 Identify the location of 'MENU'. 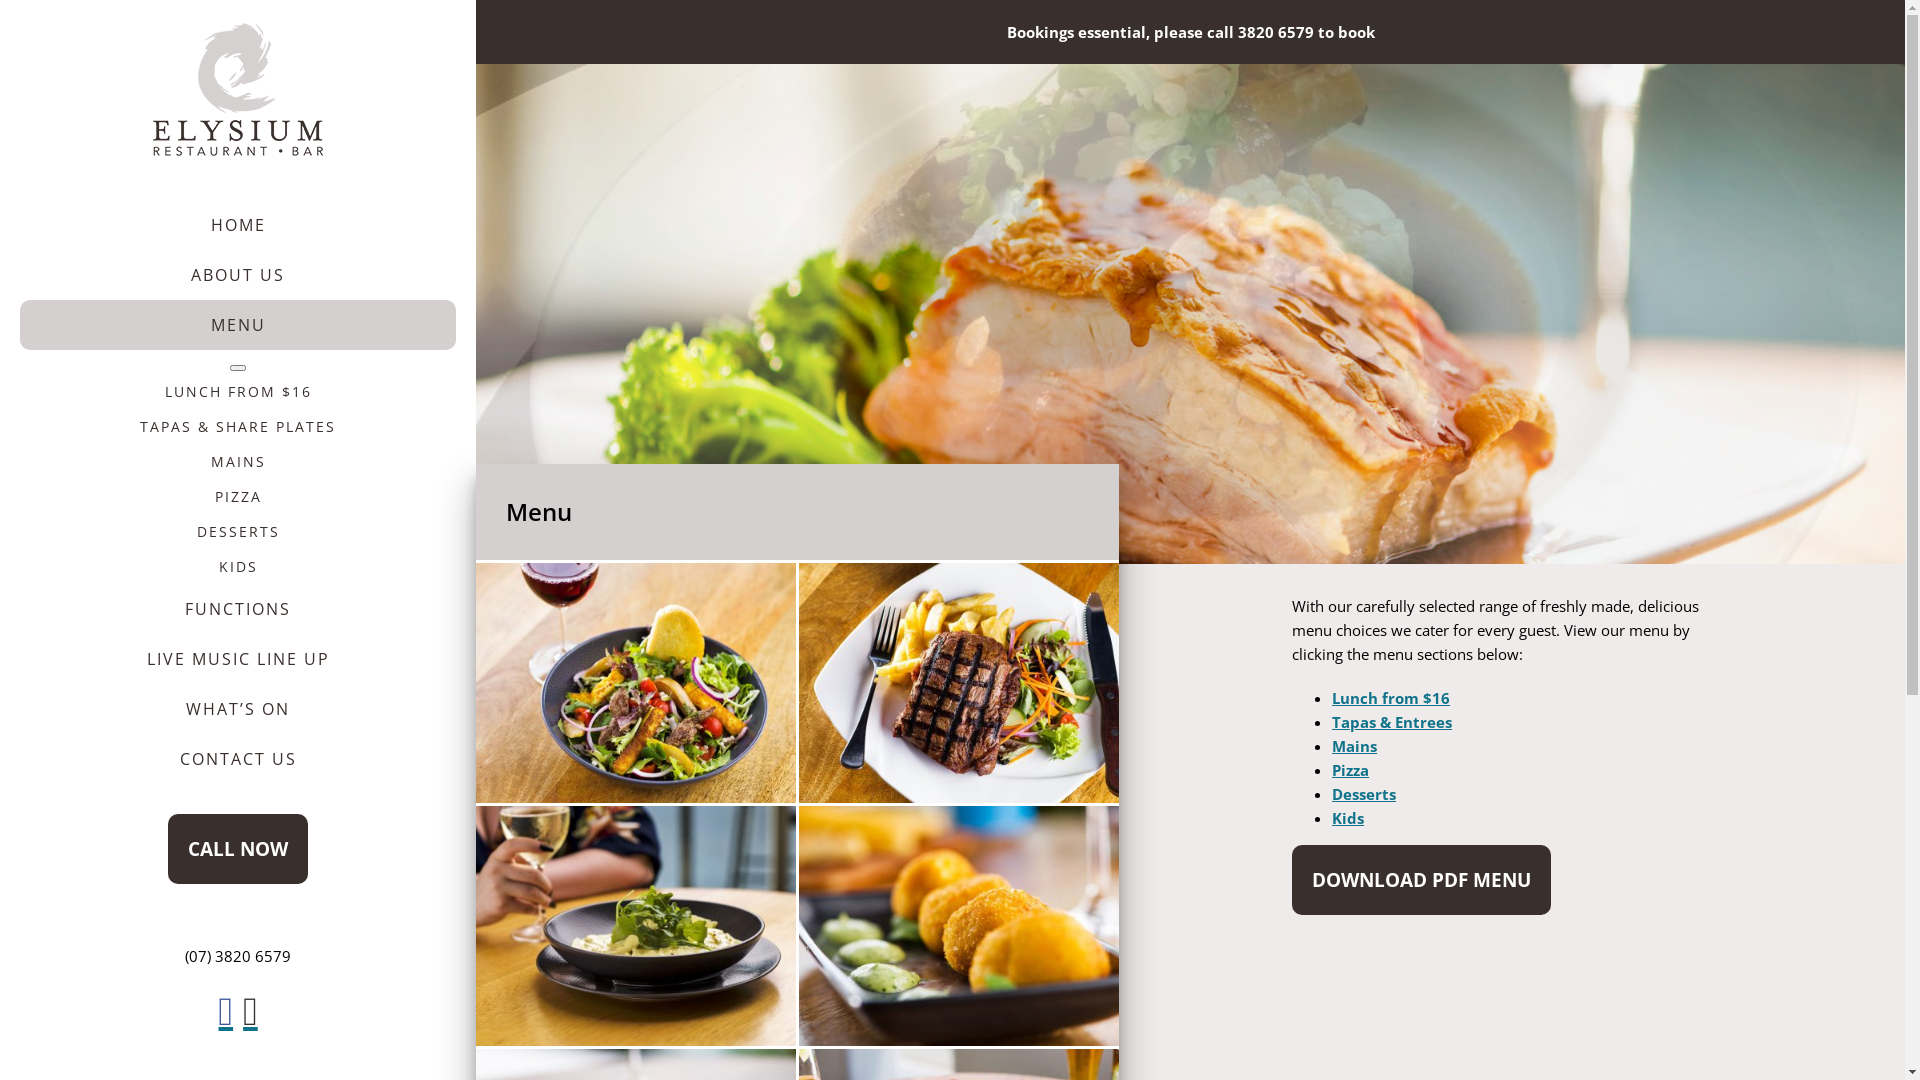
(238, 323).